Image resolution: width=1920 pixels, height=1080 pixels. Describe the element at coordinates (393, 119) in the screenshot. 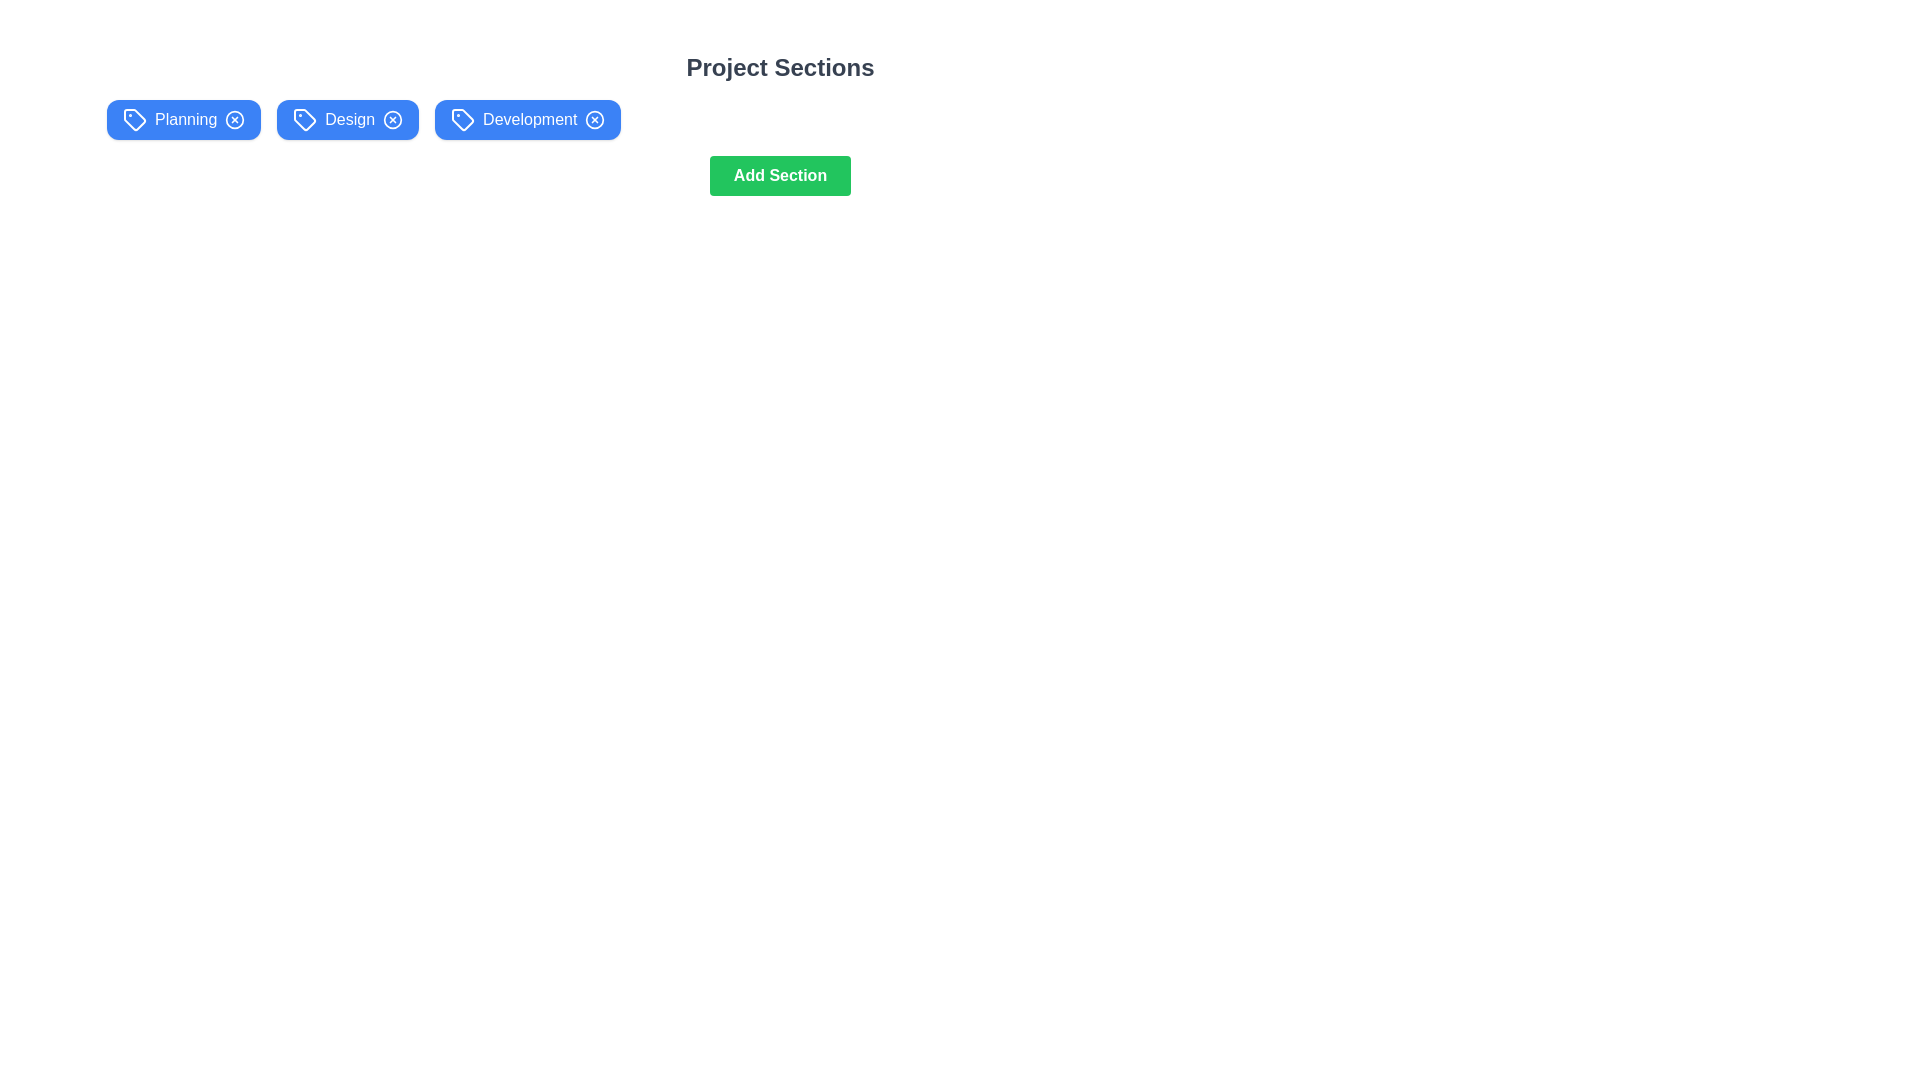

I see `remove button (X) on the section chip labeled Design` at that location.